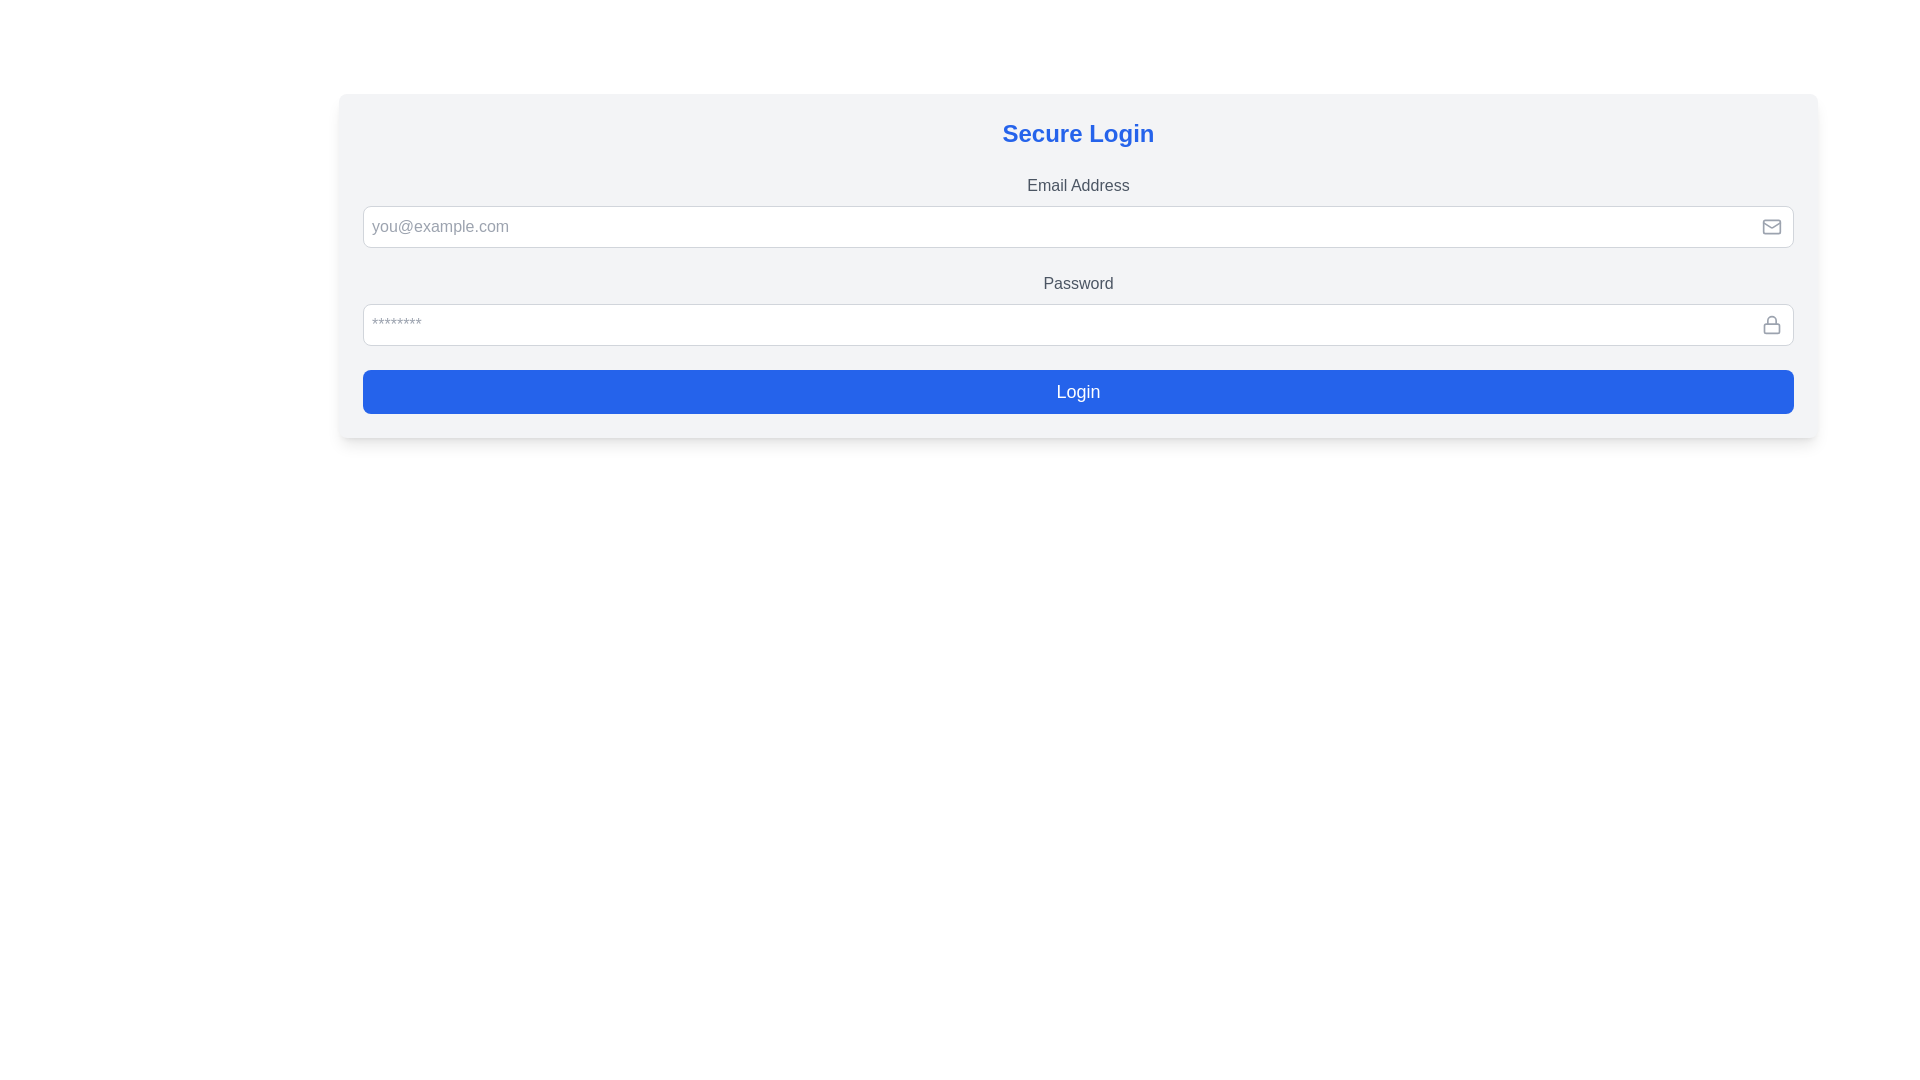  I want to click on the email input area icon located at the right end of the email input box, so click(1771, 226).